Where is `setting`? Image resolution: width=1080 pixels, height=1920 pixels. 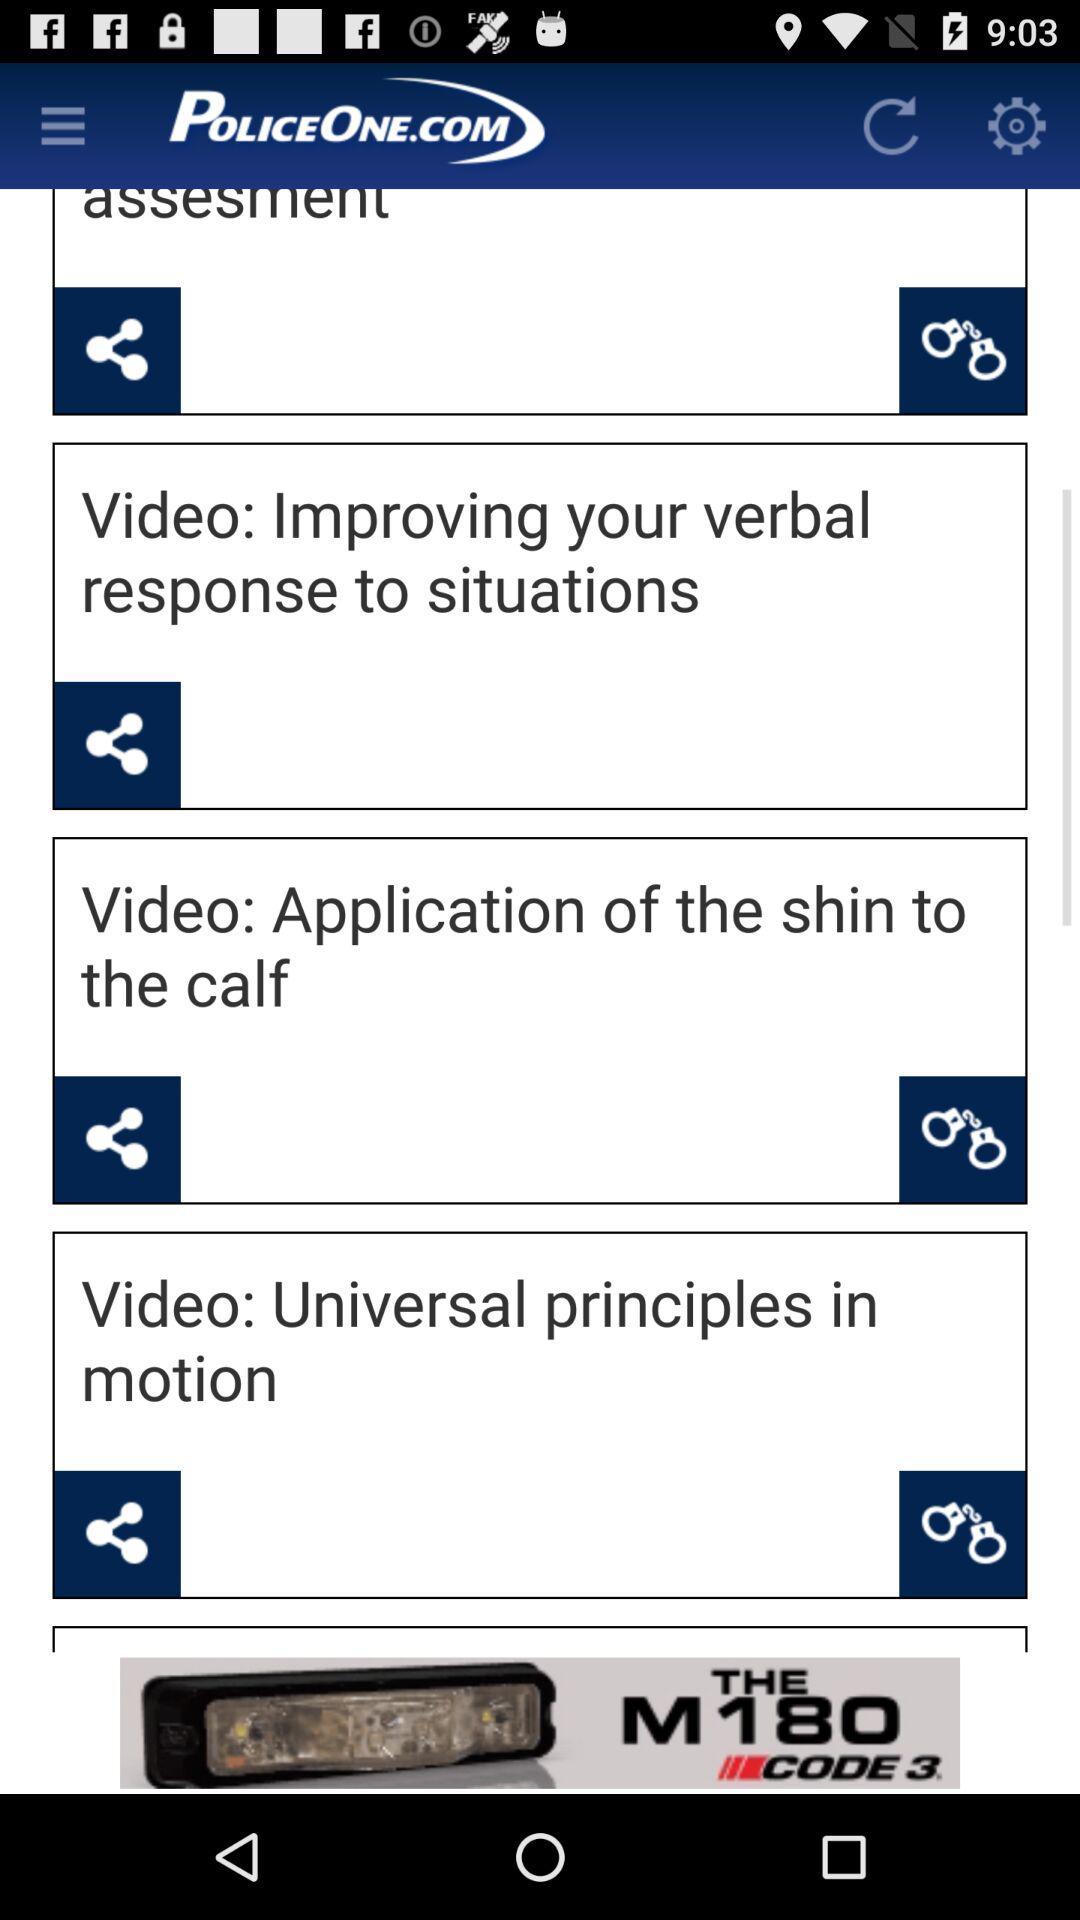
setting is located at coordinates (1017, 124).